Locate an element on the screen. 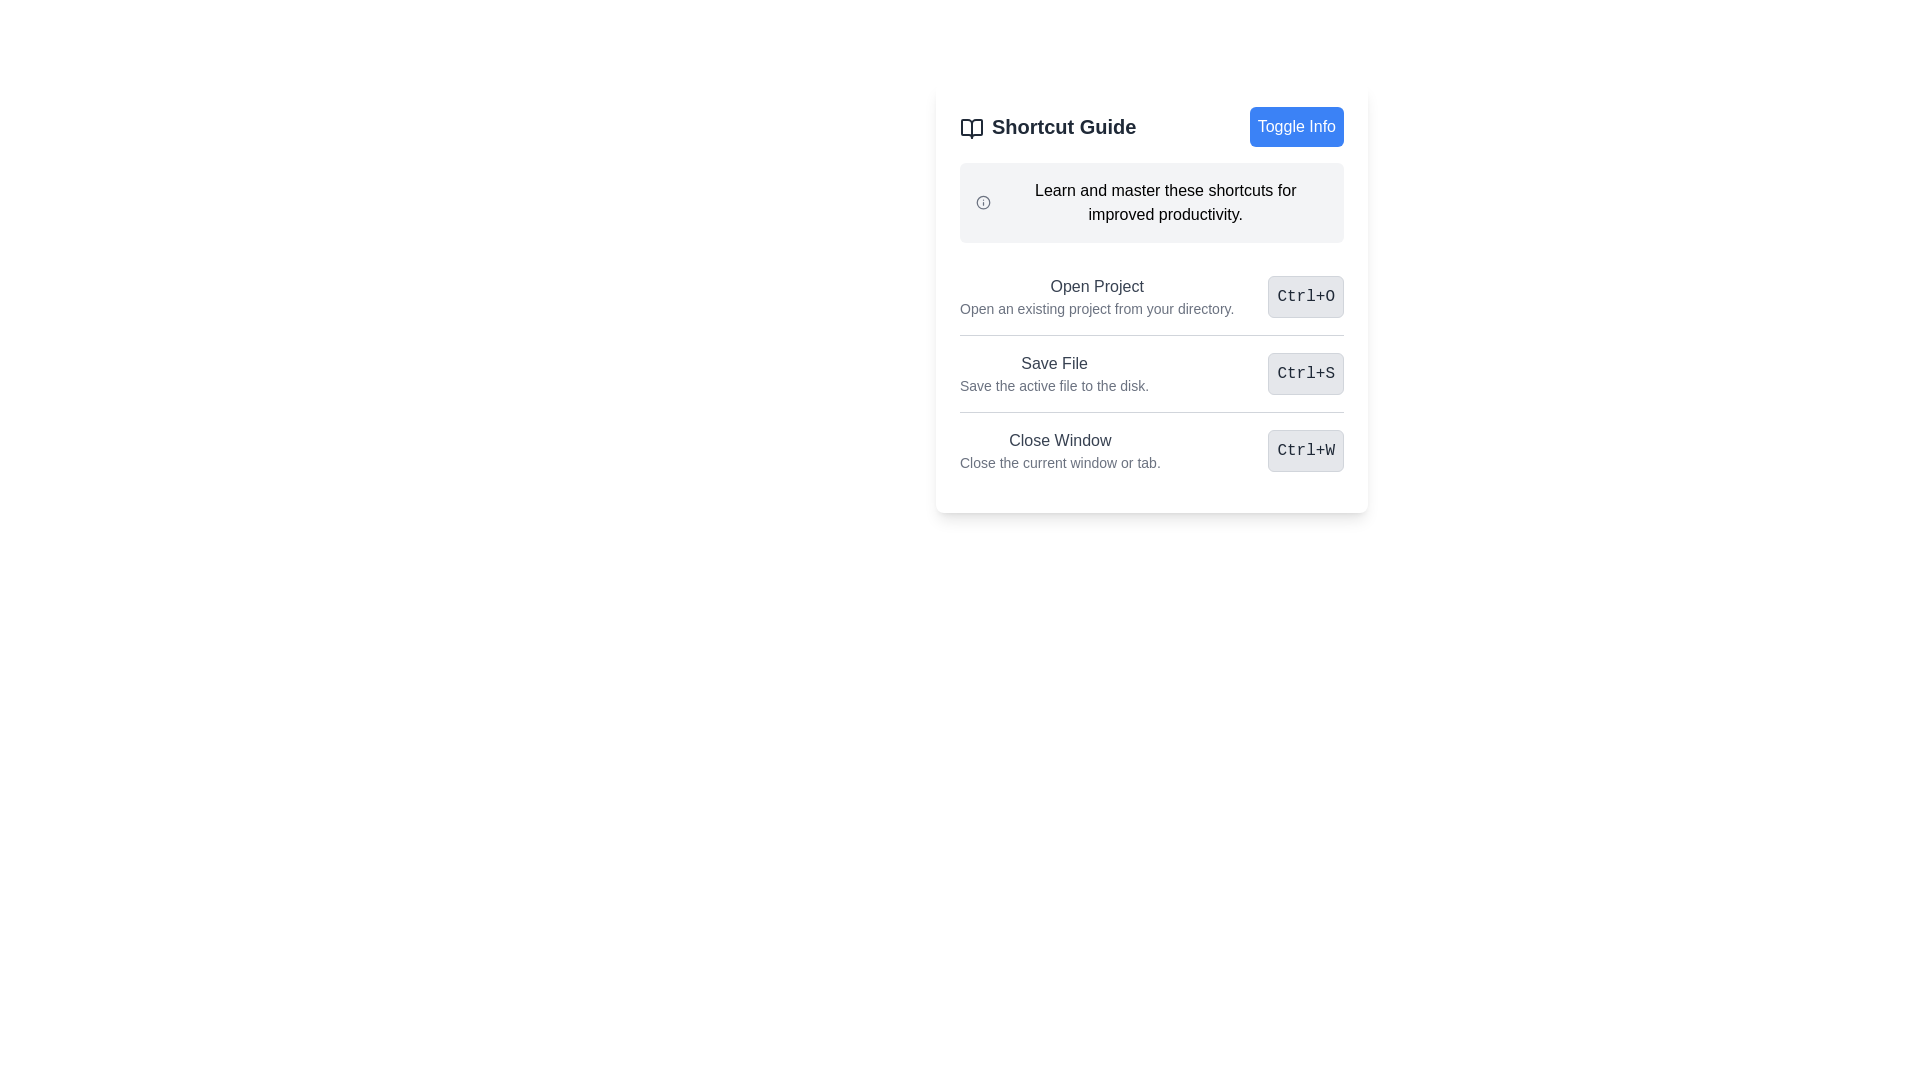 The height and width of the screenshot is (1080, 1920). tooltip text of the 'Close Window' list item located in the 'Shortcut Guide' panel, which displays the shortcut indication 'Ctrl+W' is located at coordinates (1152, 450).